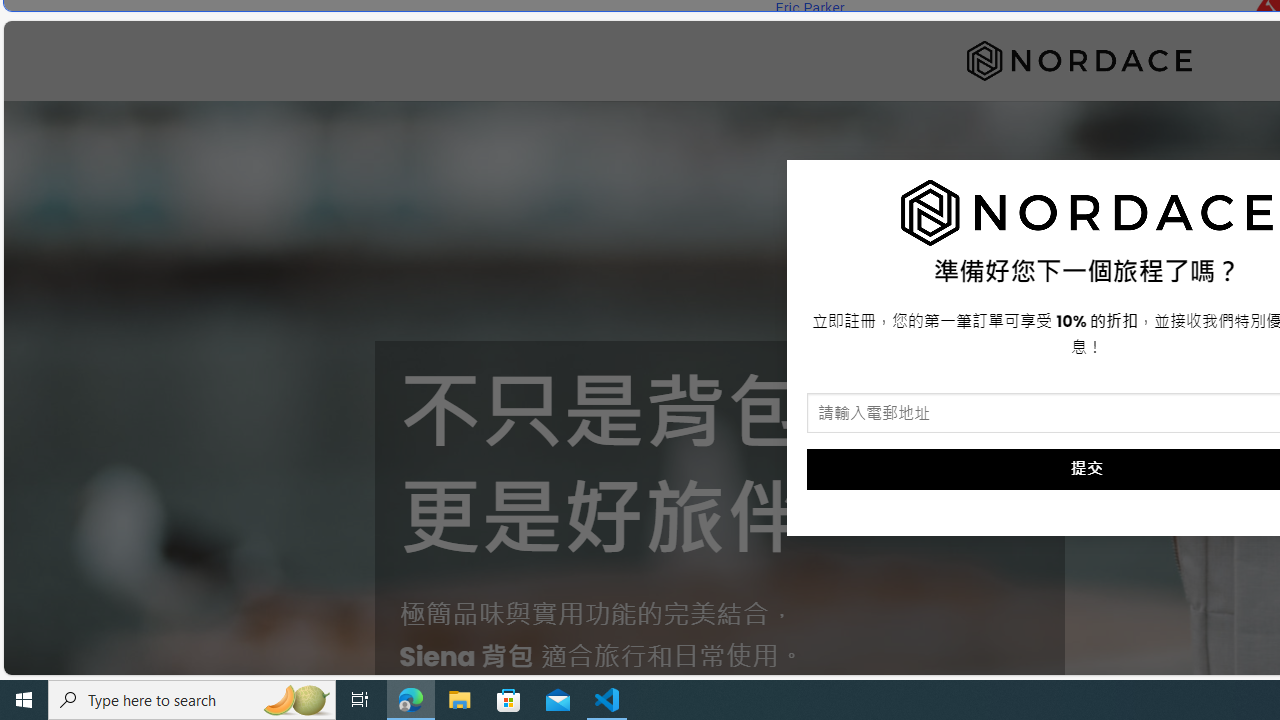 This screenshot has width=1280, height=720. Describe the element at coordinates (359, 698) in the screenshot. I see `'Task View'` at that location.